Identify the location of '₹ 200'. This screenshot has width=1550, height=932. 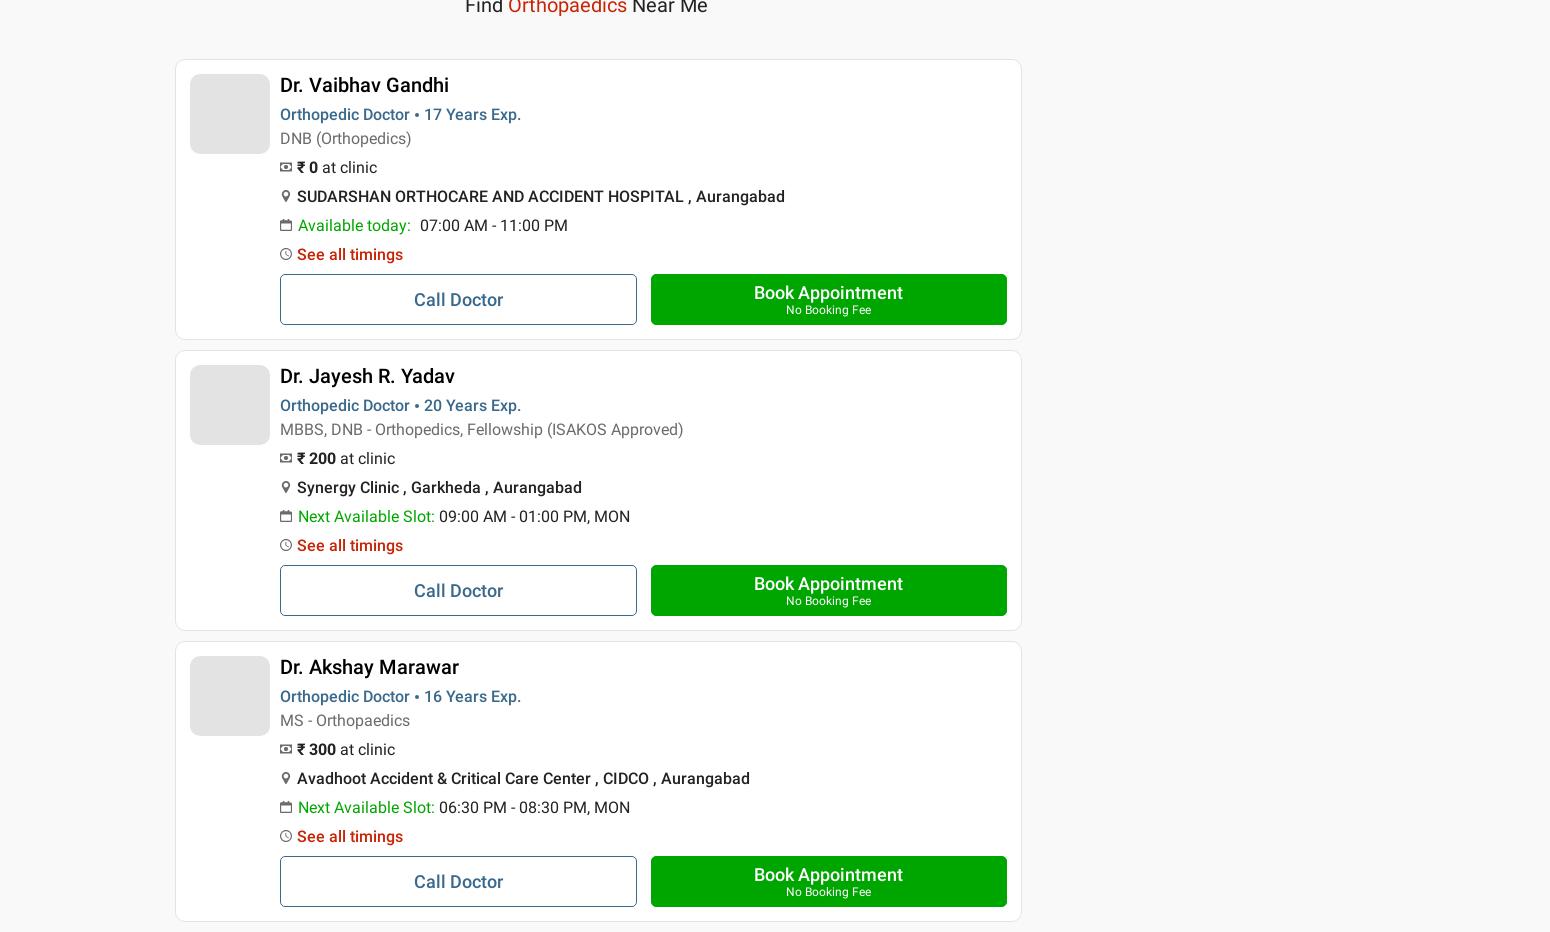
(296, 458).